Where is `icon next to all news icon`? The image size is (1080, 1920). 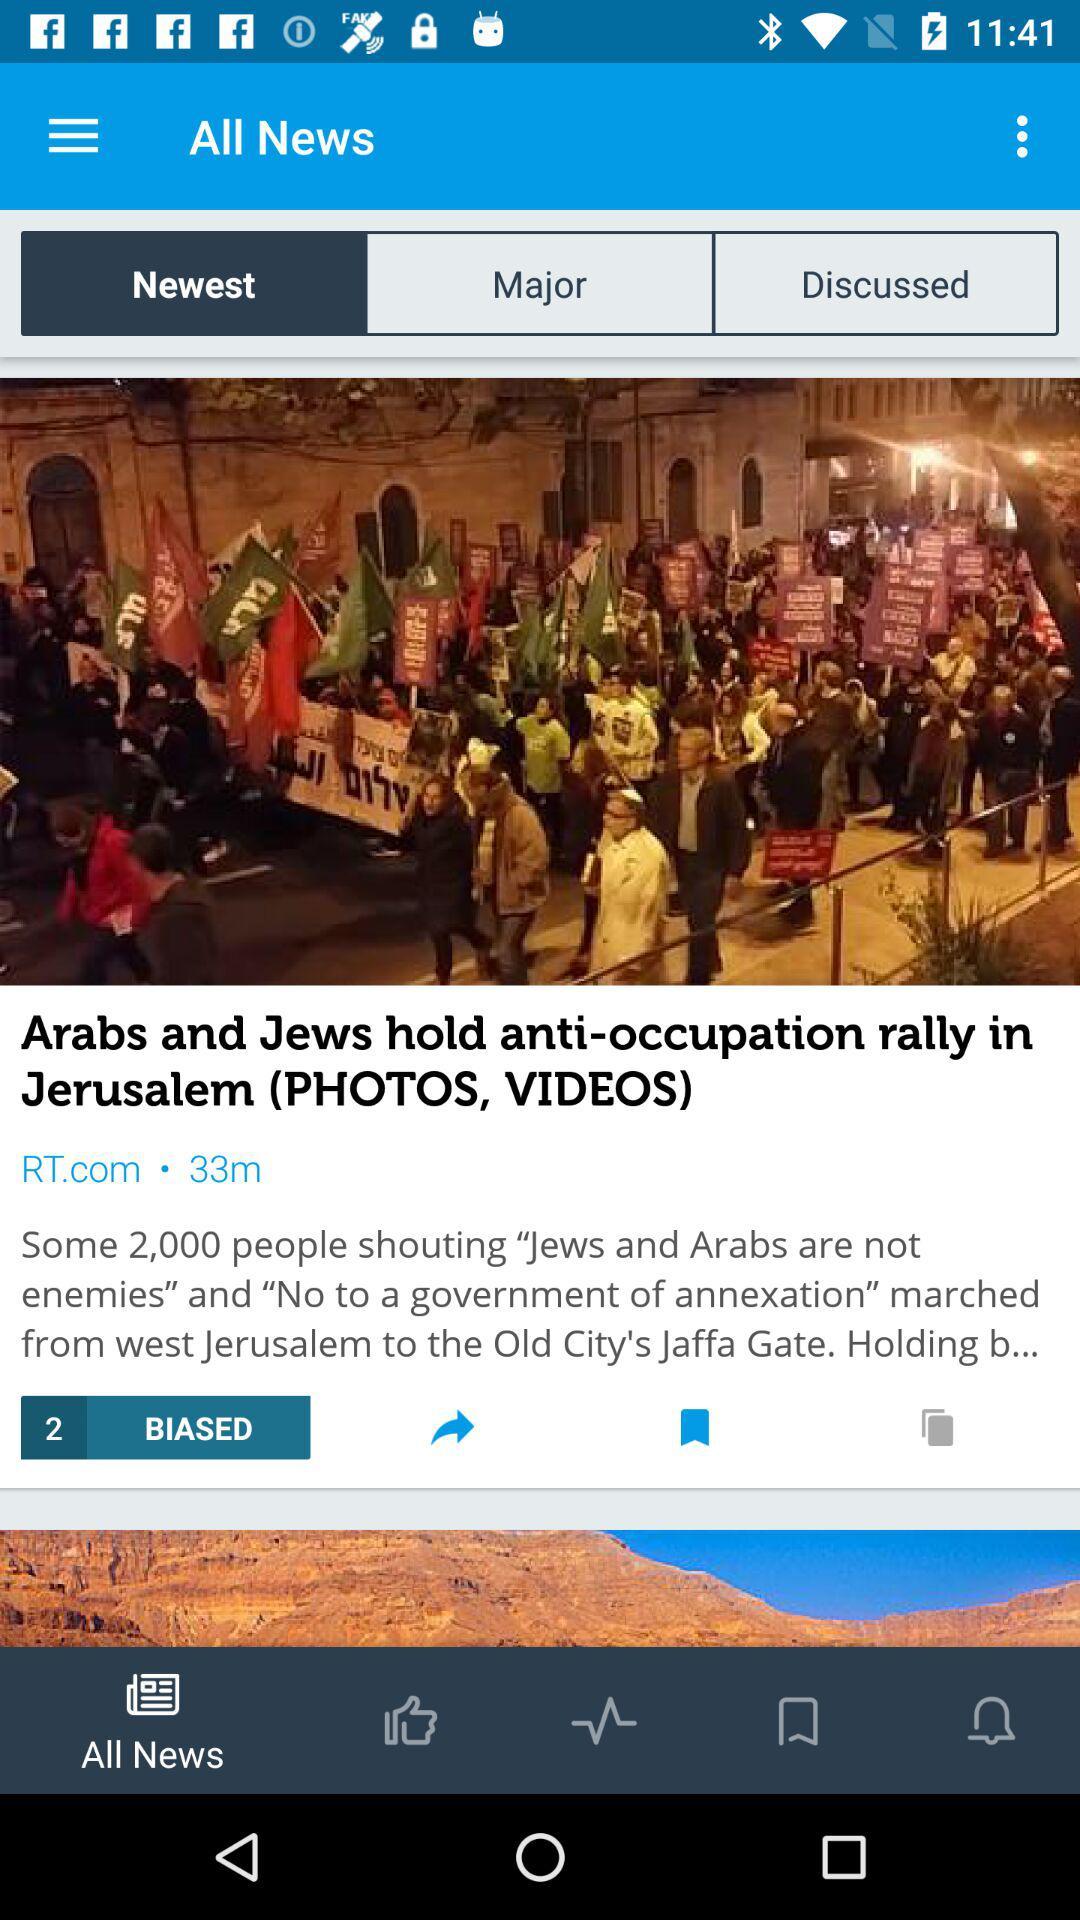 icon next to all news icon is located at coordinates (1027, 135).